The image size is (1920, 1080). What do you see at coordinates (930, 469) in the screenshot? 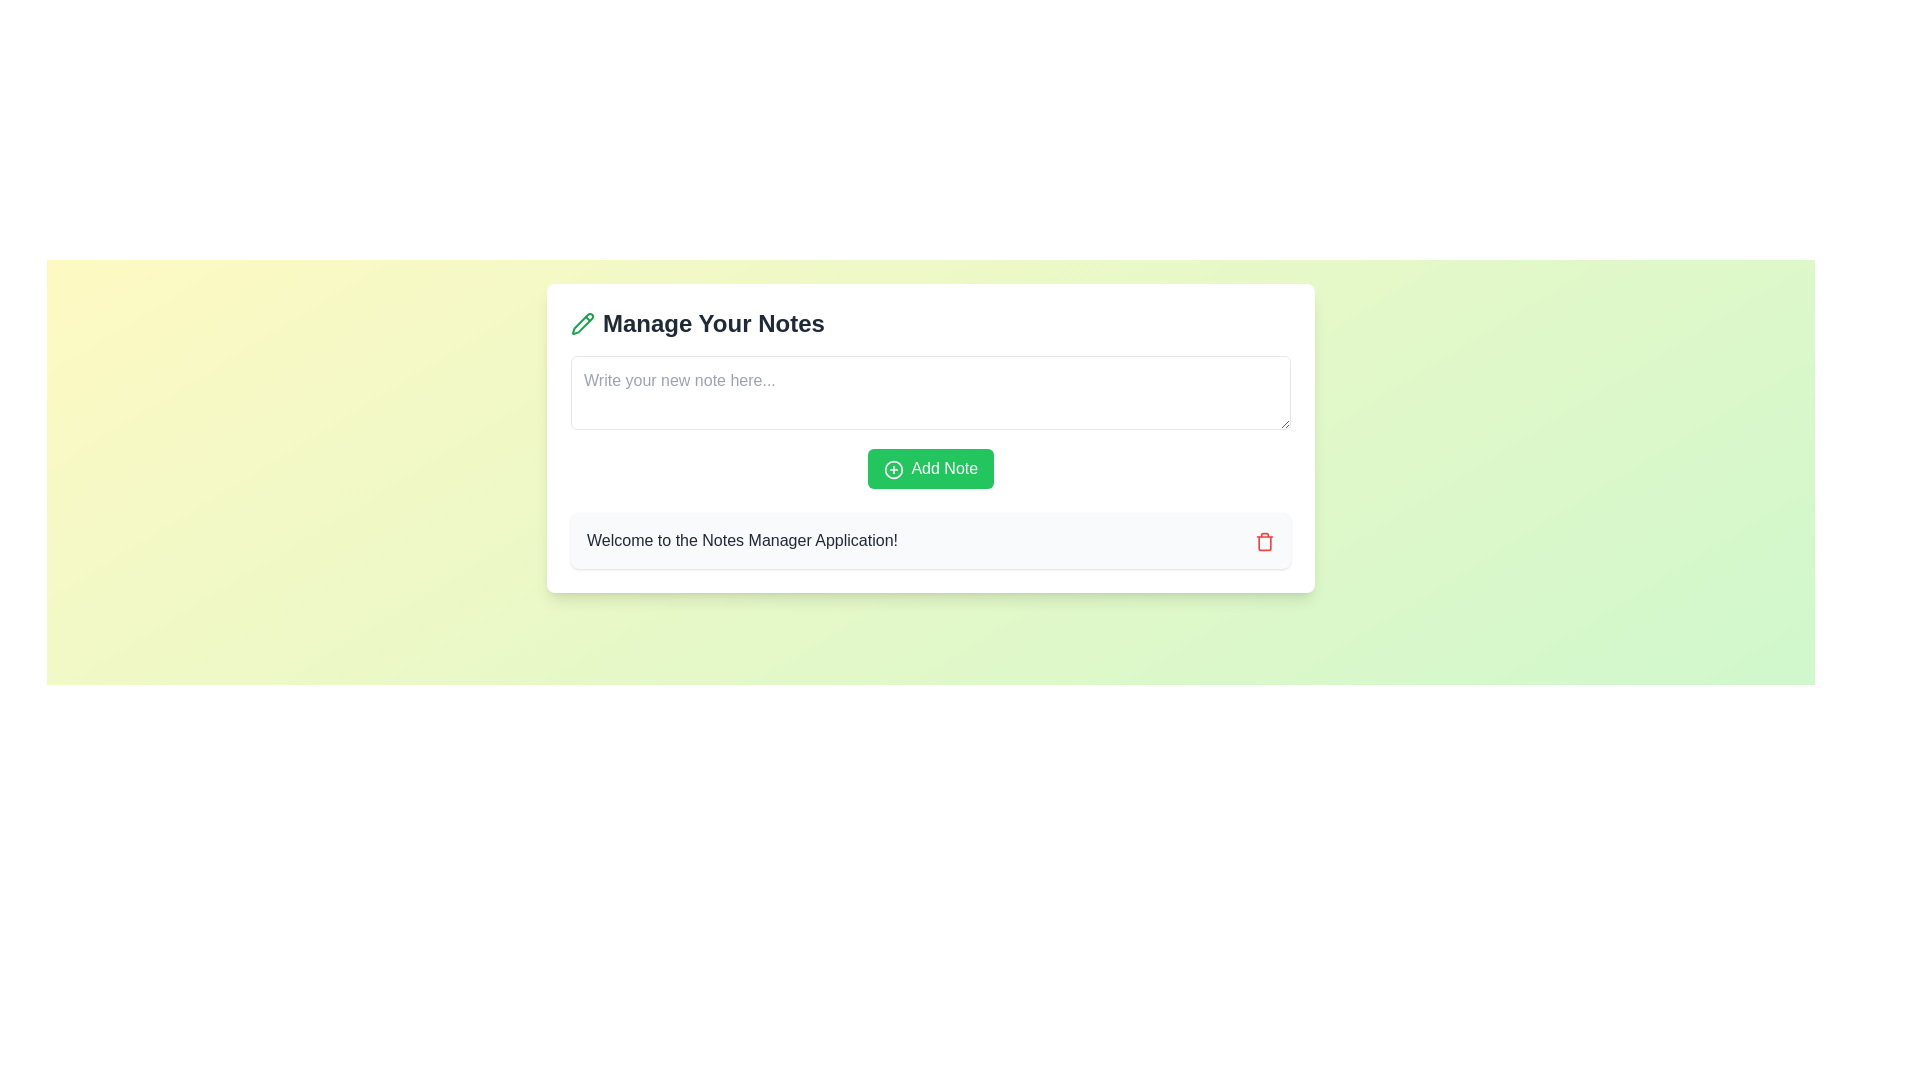
I see `the green 'Add Note' button with a plus-circle icon to the left of the text for visual feedback` at bounding box center [930, 469].